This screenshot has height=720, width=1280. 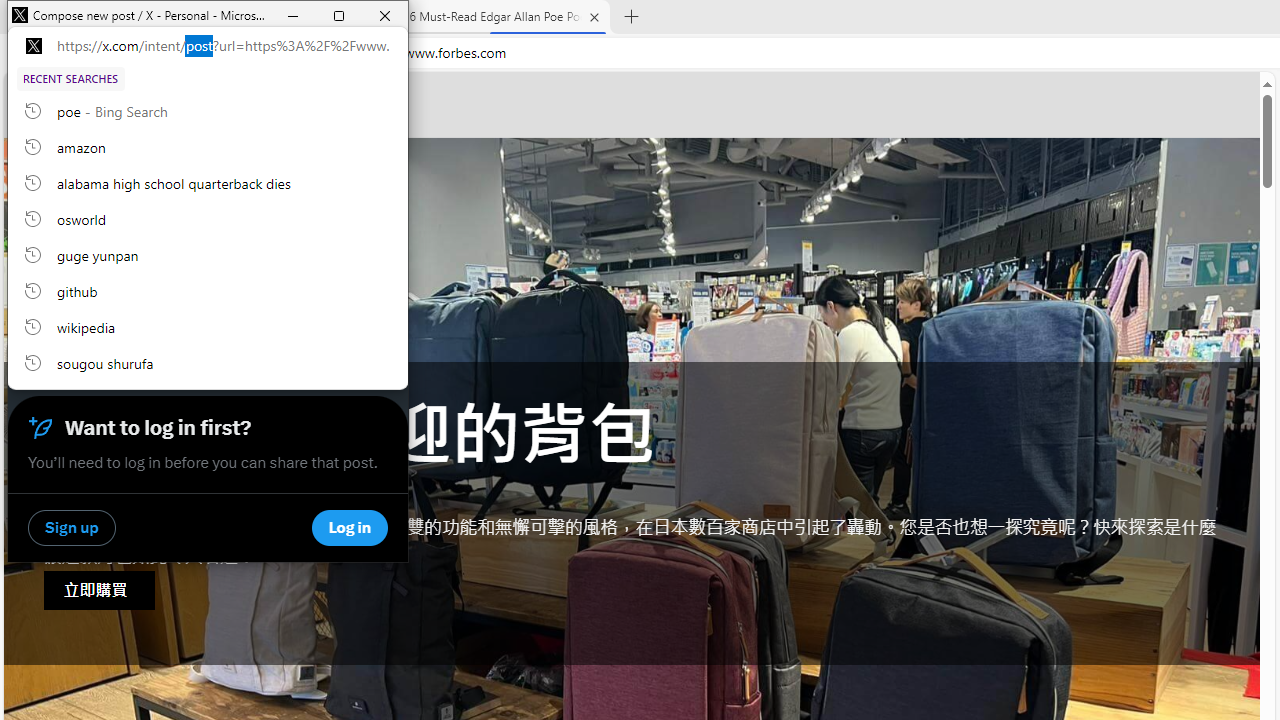 What do you see at coordinates (208, 218) in the screenshot?
I see `'osworld, recent searches from history'` at bounding box center [208, 218].